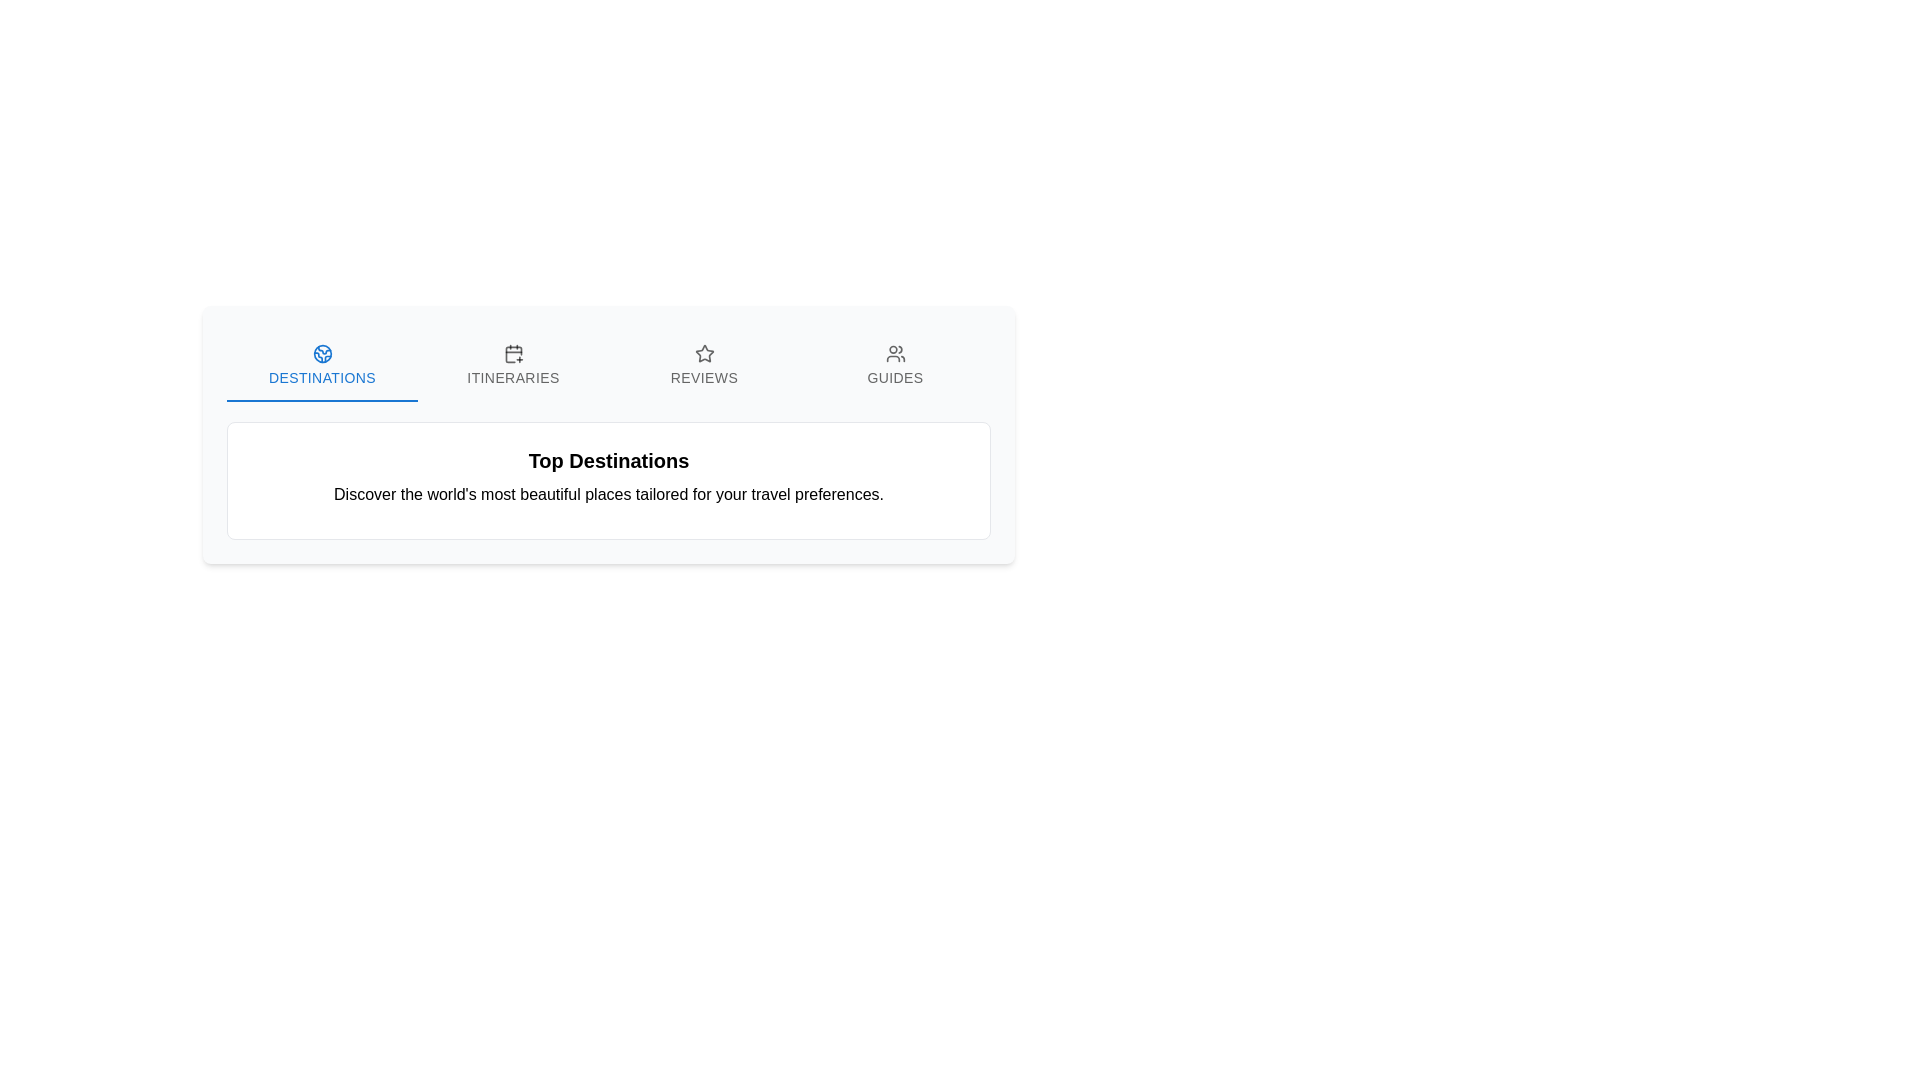 This screenshot has height=1080, width=1920. Describe the element at coordinates (608, 477) in the screenshot. I see `the text block that serves as a descriptive content block introducing a travel-related feature or category, located in the center of a white, bordered, rounded rectangle` at that location.